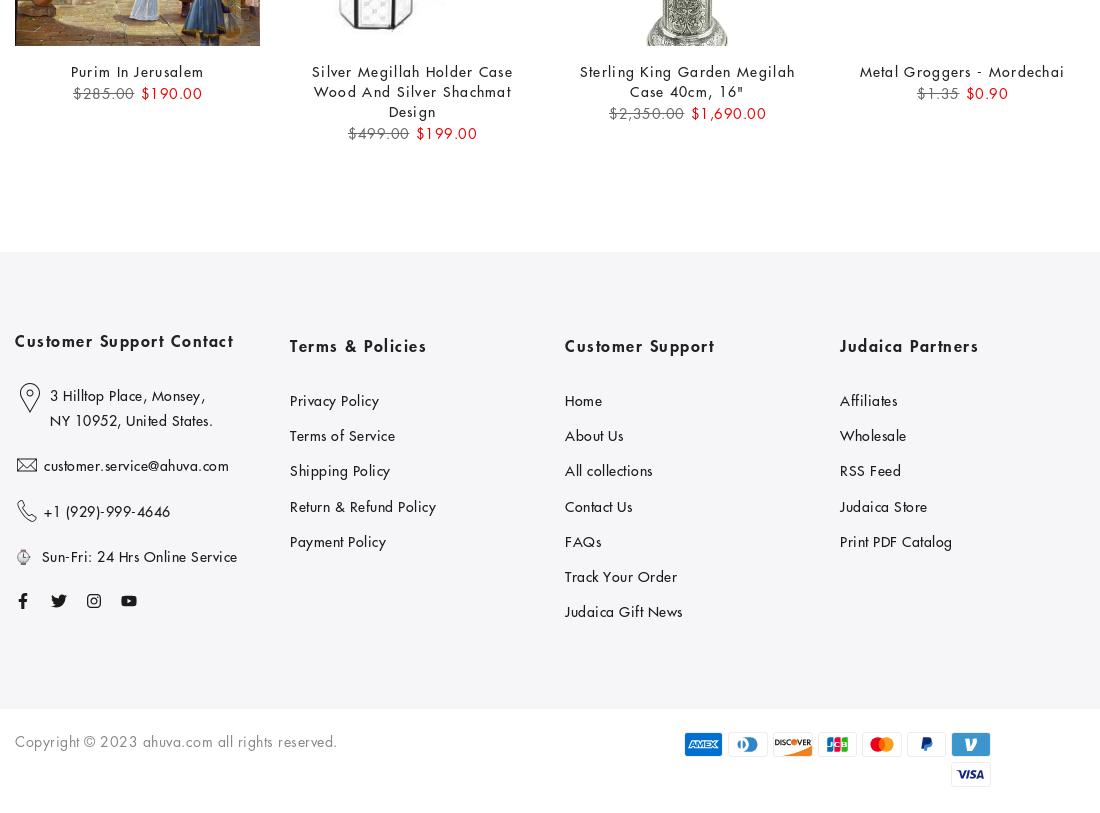 This screenshot has width=1100, height=813. I want to click on '$285.00', so click(103, 91).